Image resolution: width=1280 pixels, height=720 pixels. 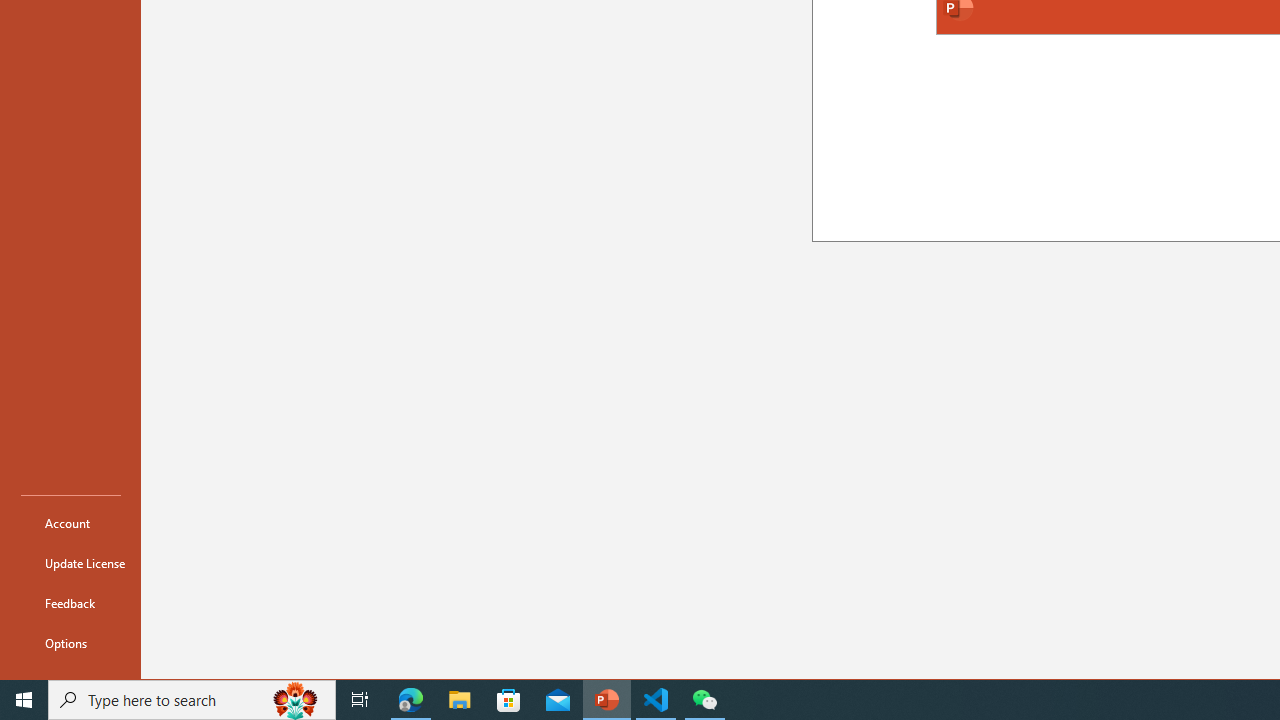 What do you see at coordinates (606, 698) in the screenshot?
I see `'PowerPoint - 1 running window'` at bounding box center [606, 698].